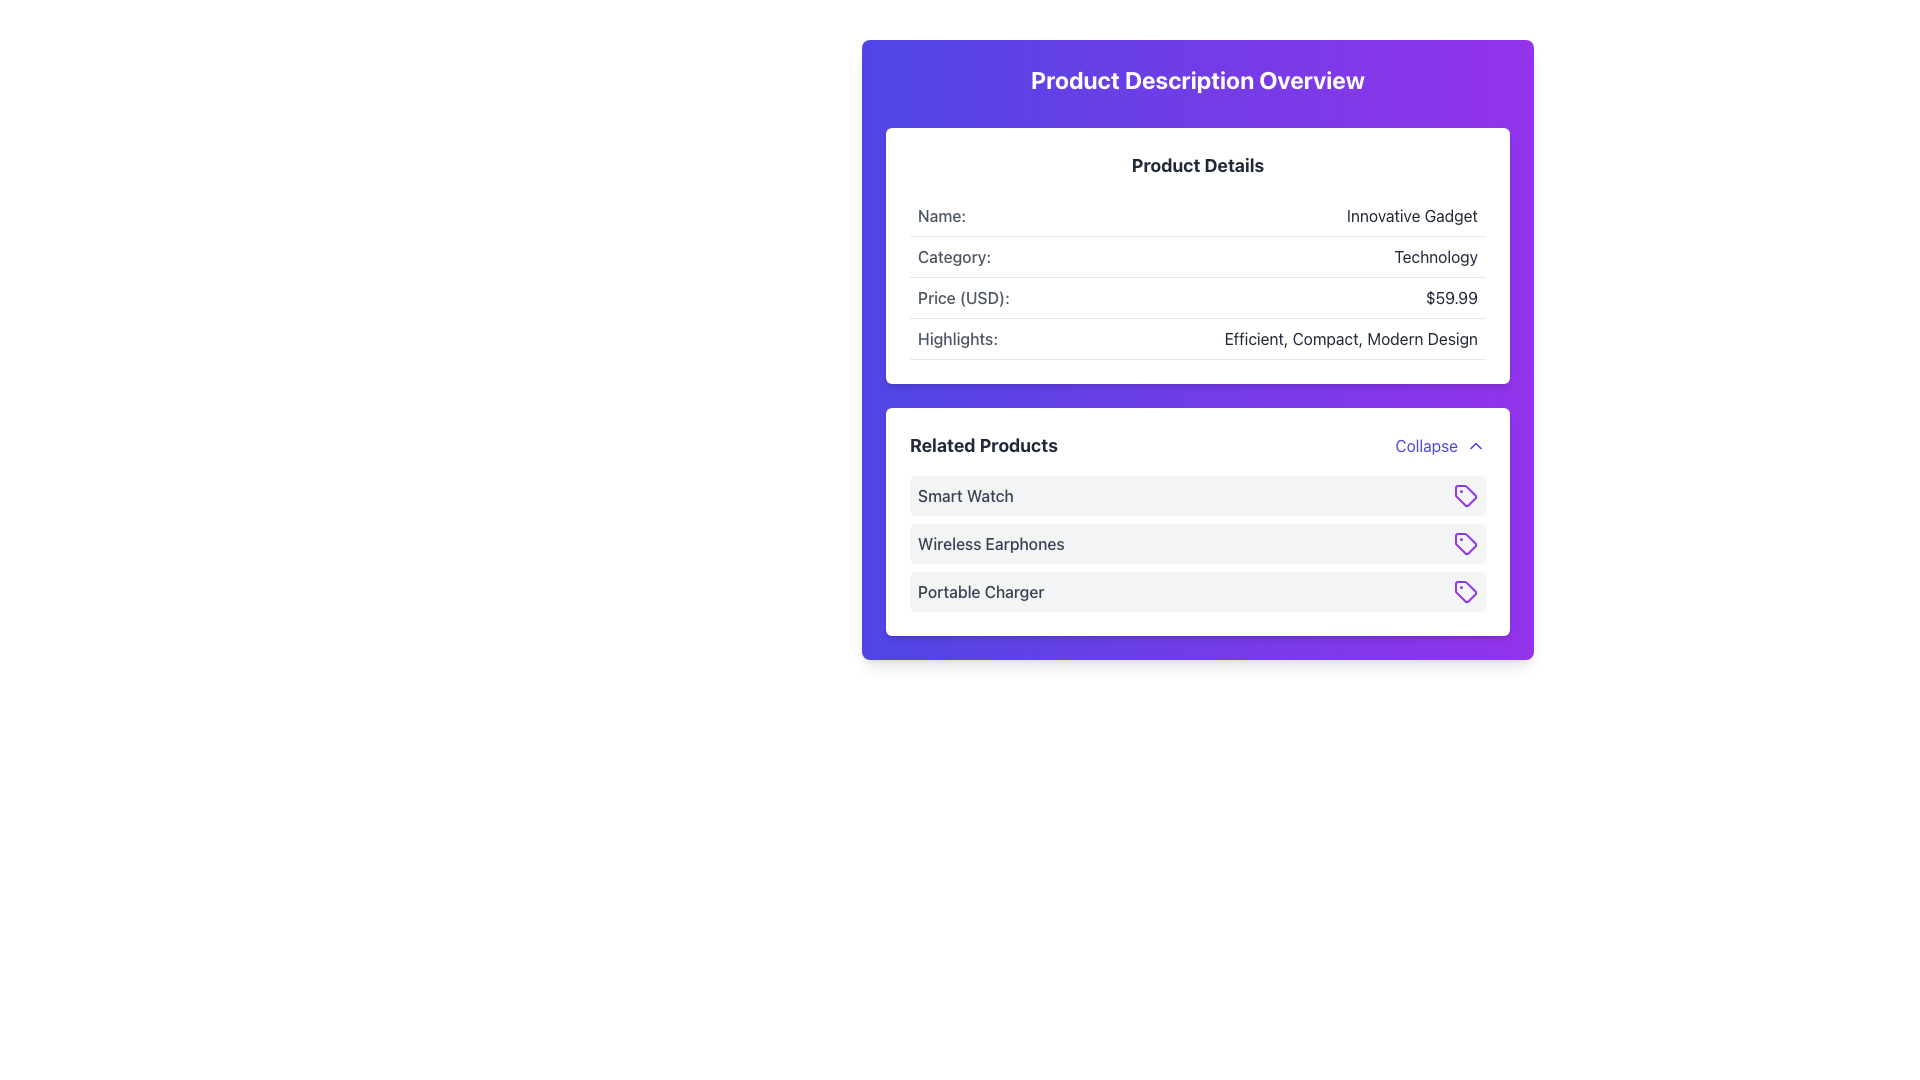 The height and width of the screenshot is (1080, 1920). Describe the element at coordinates (1465, 543) in the screenshot. I see `the tag-shaped icon with a purple outline associated with 'Wireless Earphones'` at that location.